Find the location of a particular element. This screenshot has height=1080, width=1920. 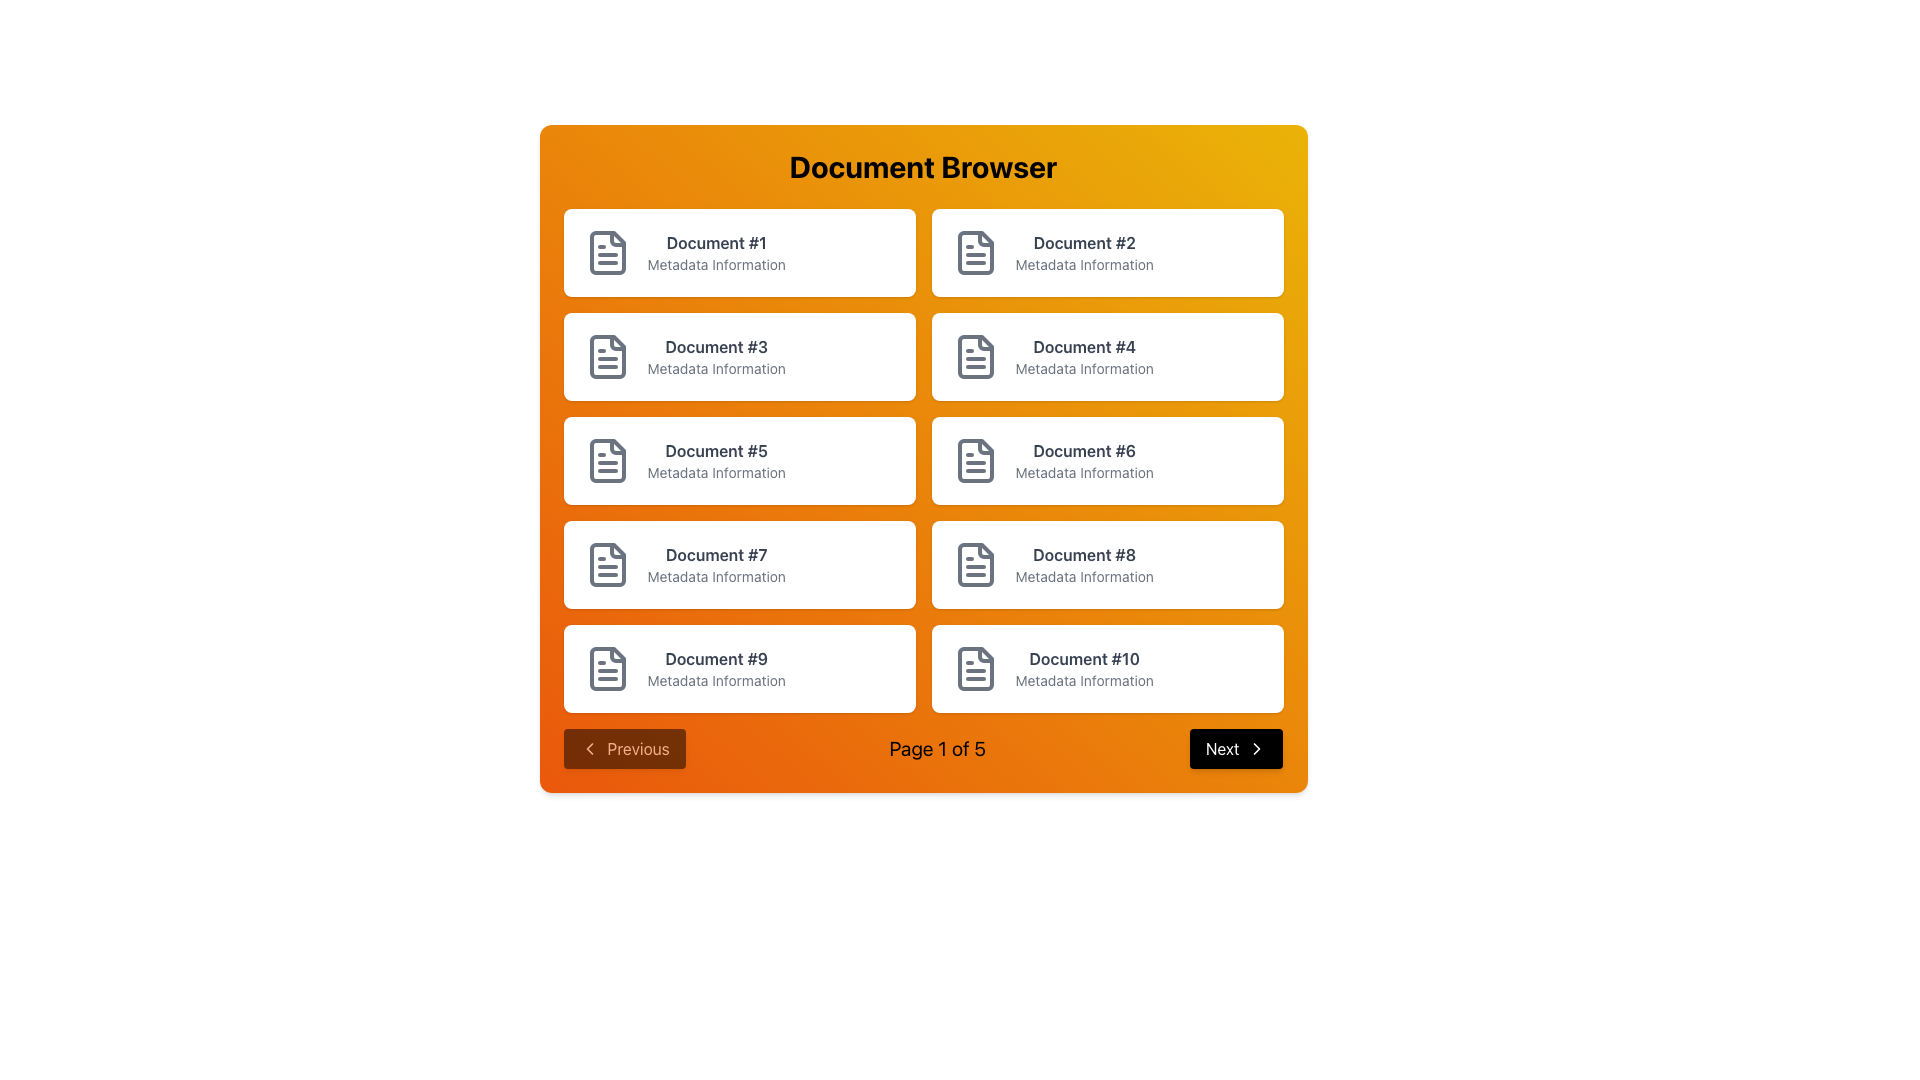

the text label displaying 'Document #8' in bold gray font, located in the second column and fourth row of the document grid is located at coordinates (1083, 555).